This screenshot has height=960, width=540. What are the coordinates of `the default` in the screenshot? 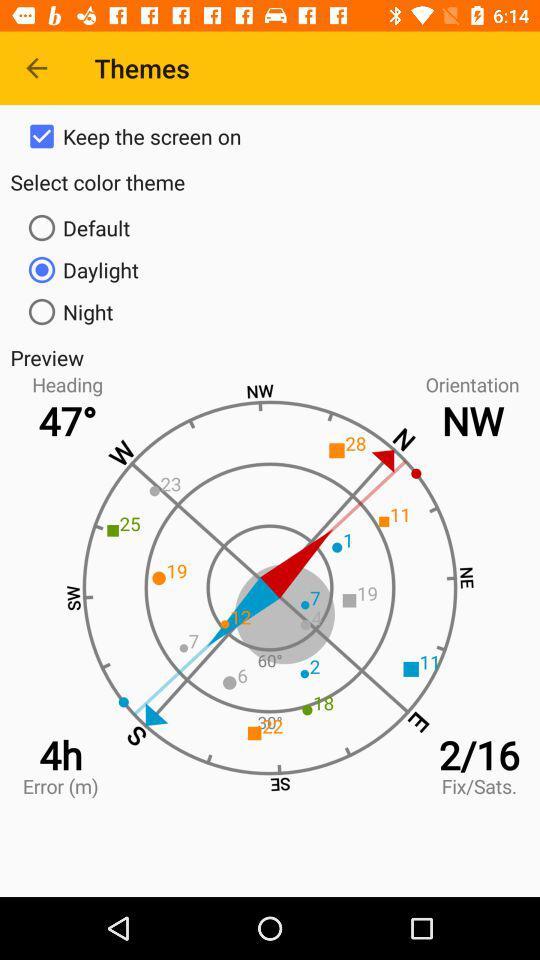 It's located at (270, 228).